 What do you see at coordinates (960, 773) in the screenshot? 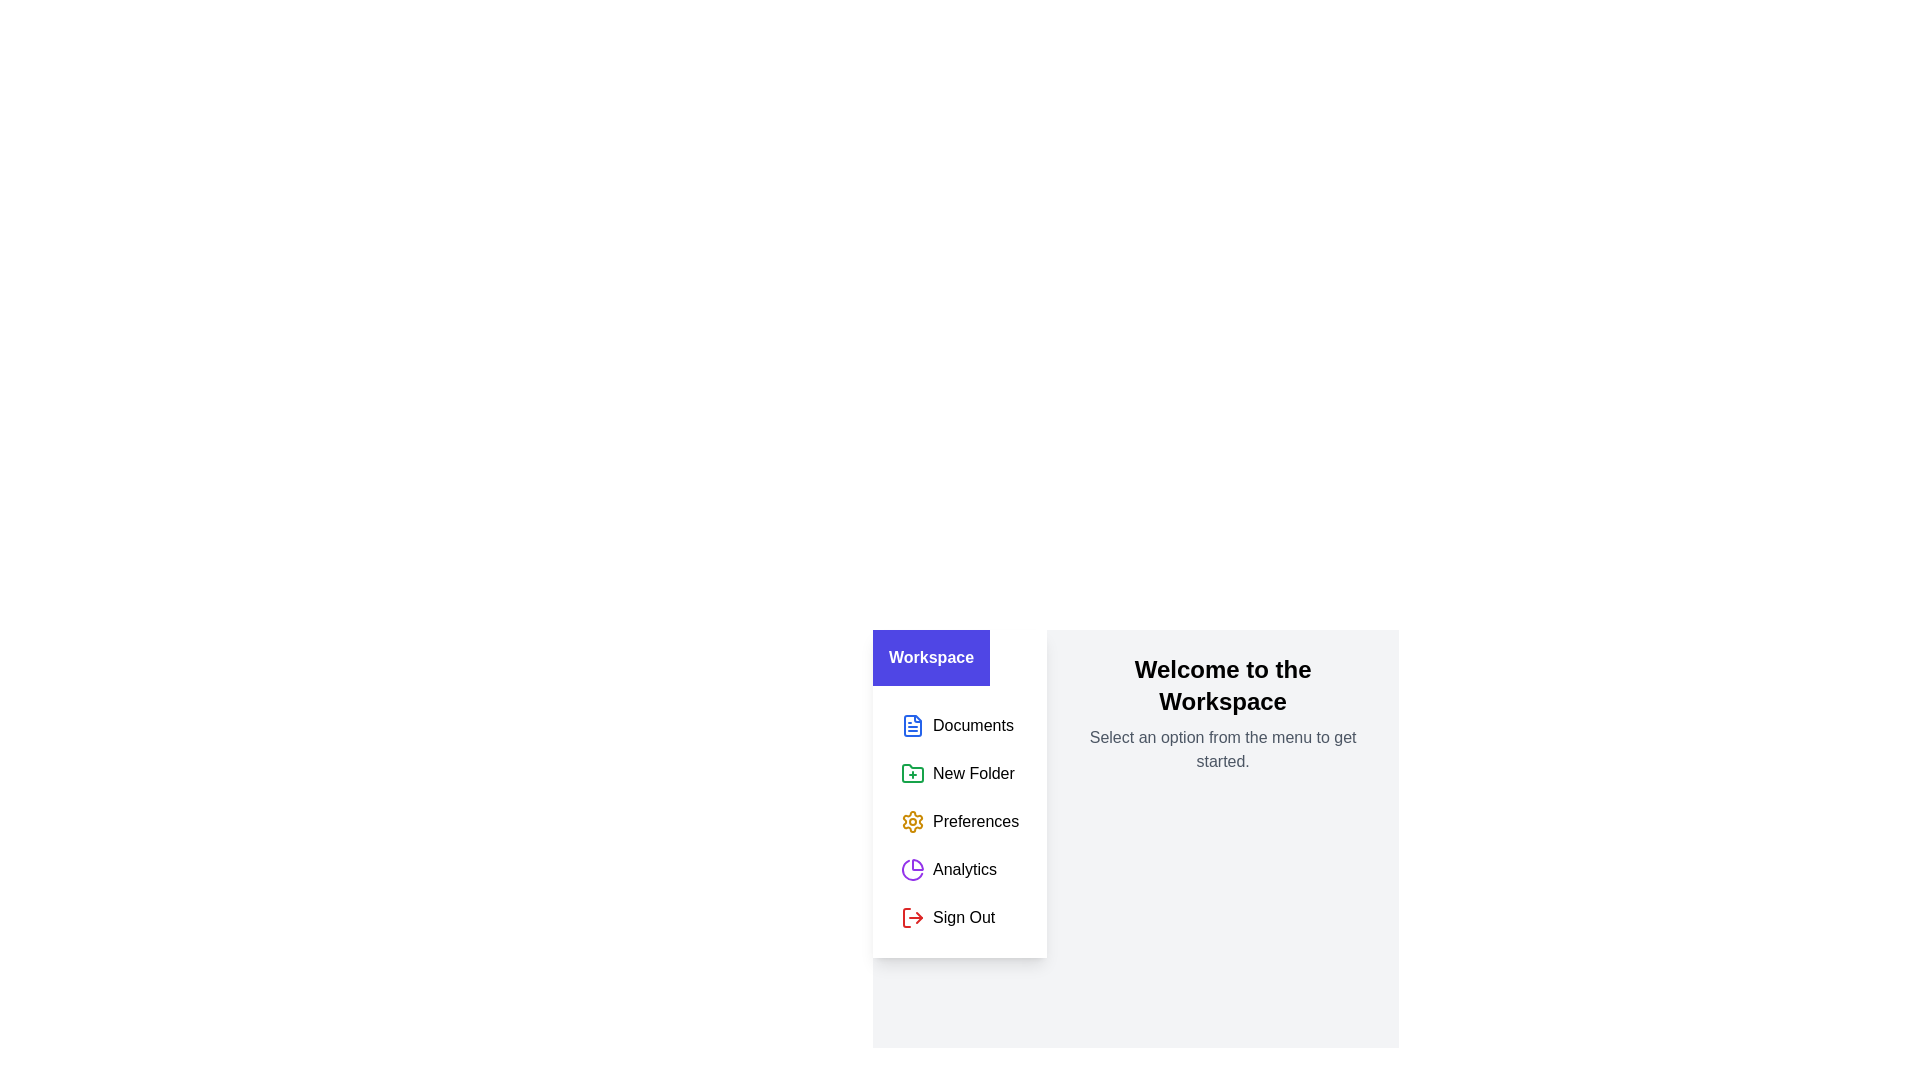
I see `the menu item New Folder to select it` at bounding box center [960, 773].